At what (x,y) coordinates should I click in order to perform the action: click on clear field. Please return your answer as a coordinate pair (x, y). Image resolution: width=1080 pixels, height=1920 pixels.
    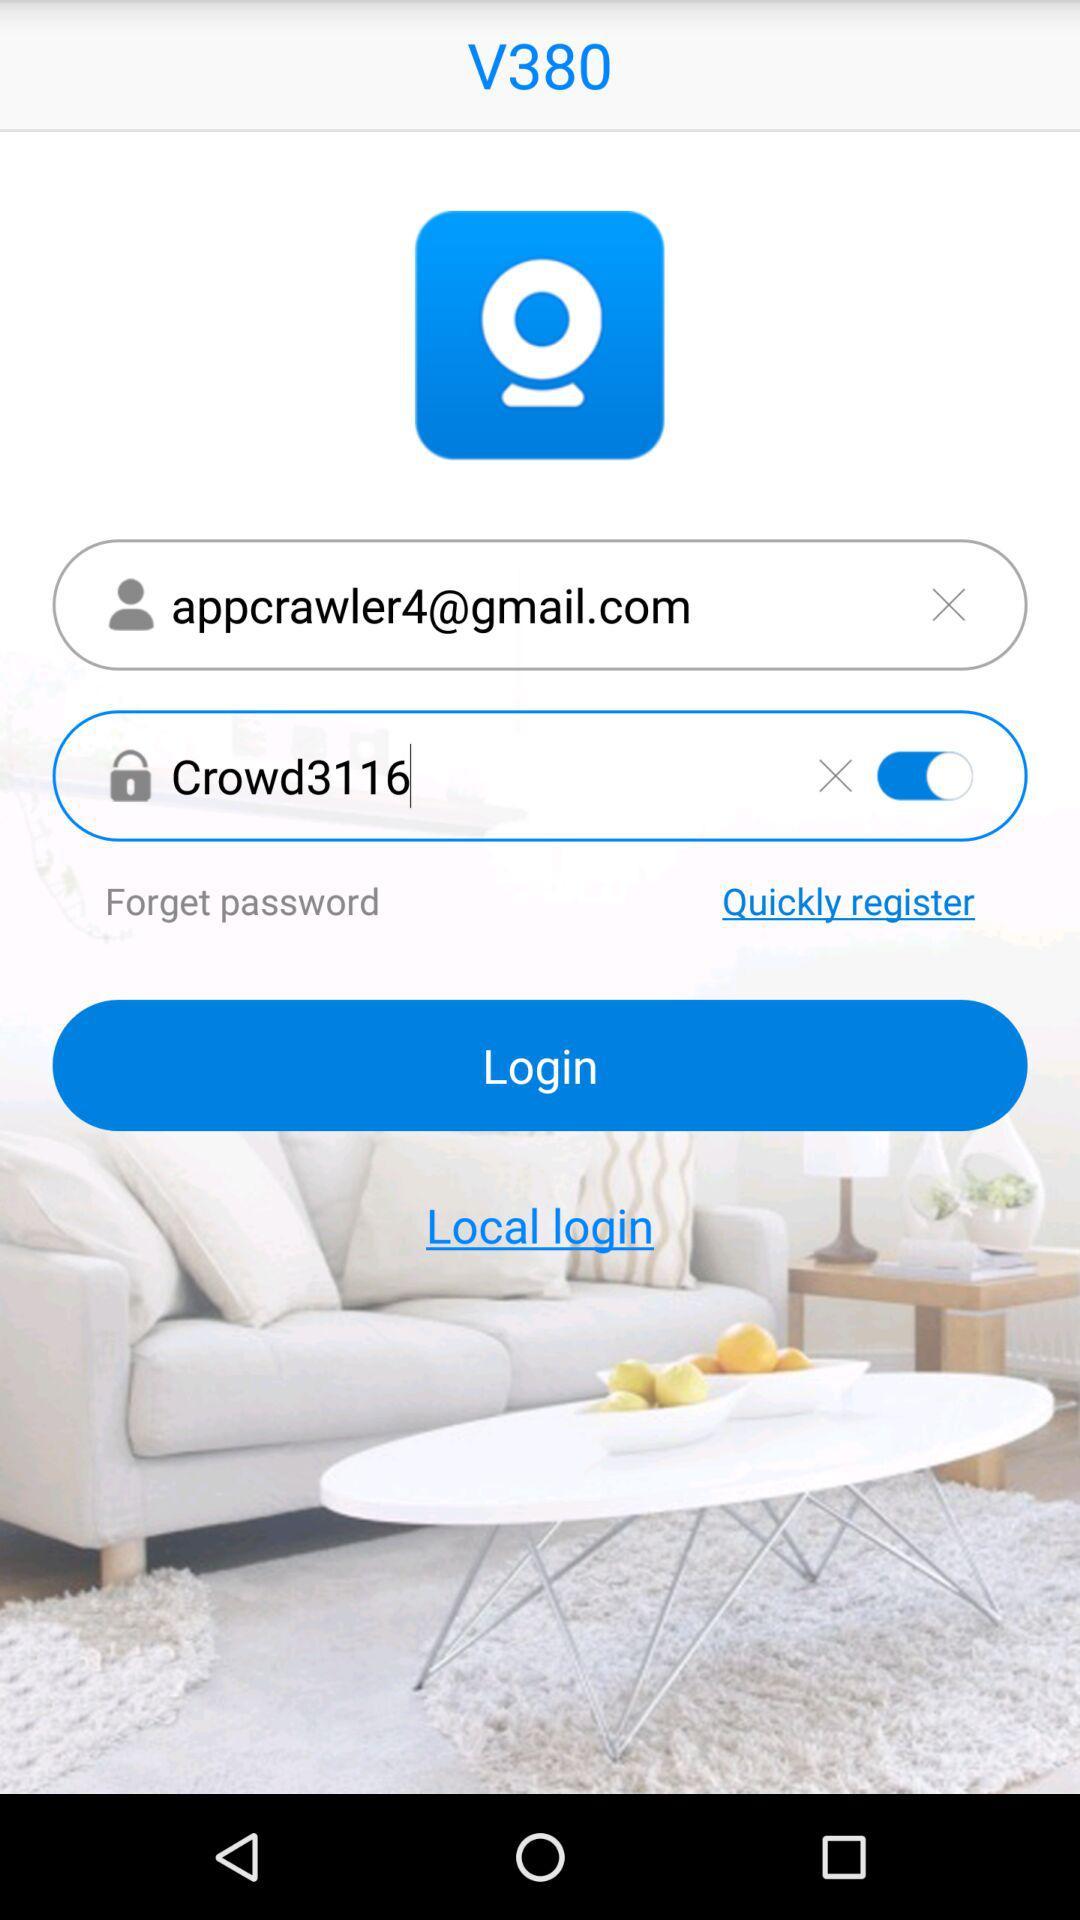
    Looking at the image, I should click on (835, 774).